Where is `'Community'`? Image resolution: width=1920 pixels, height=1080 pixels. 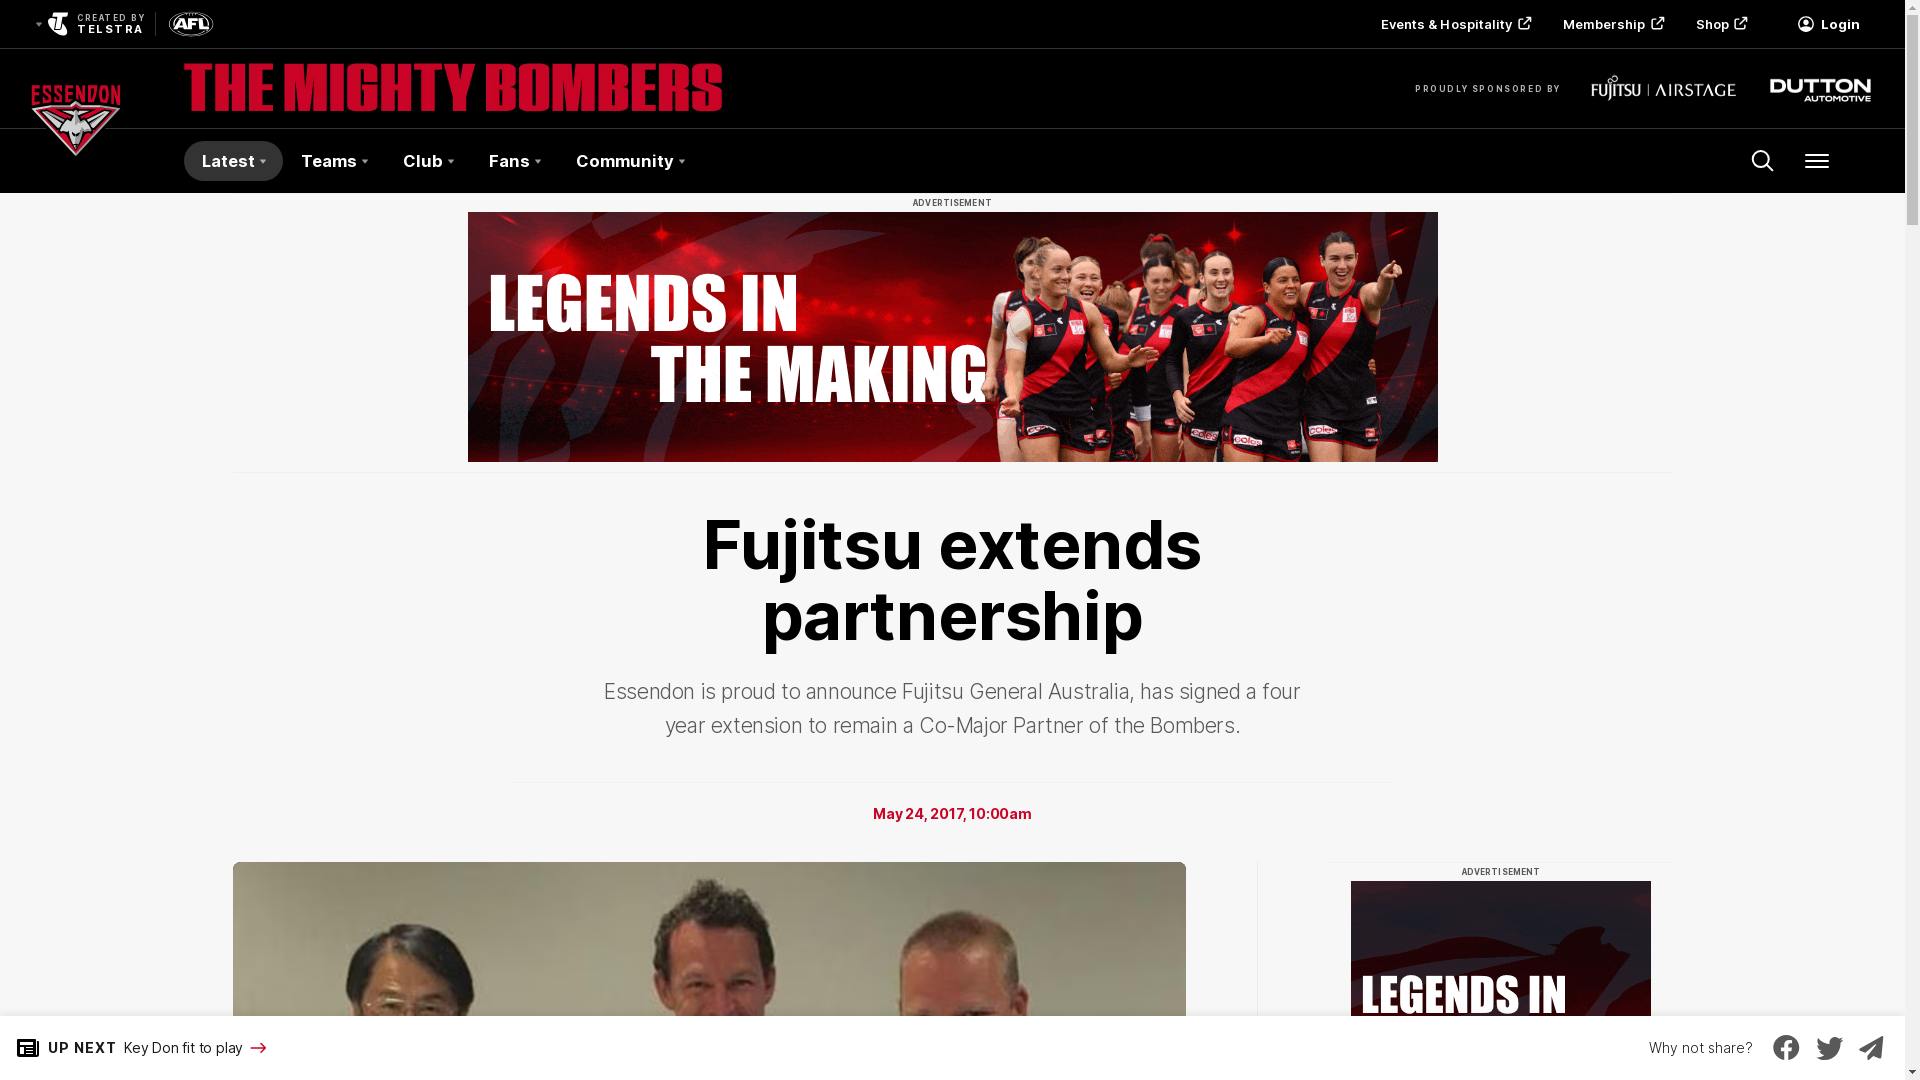
'Community' is located at coordinates (628, 160).